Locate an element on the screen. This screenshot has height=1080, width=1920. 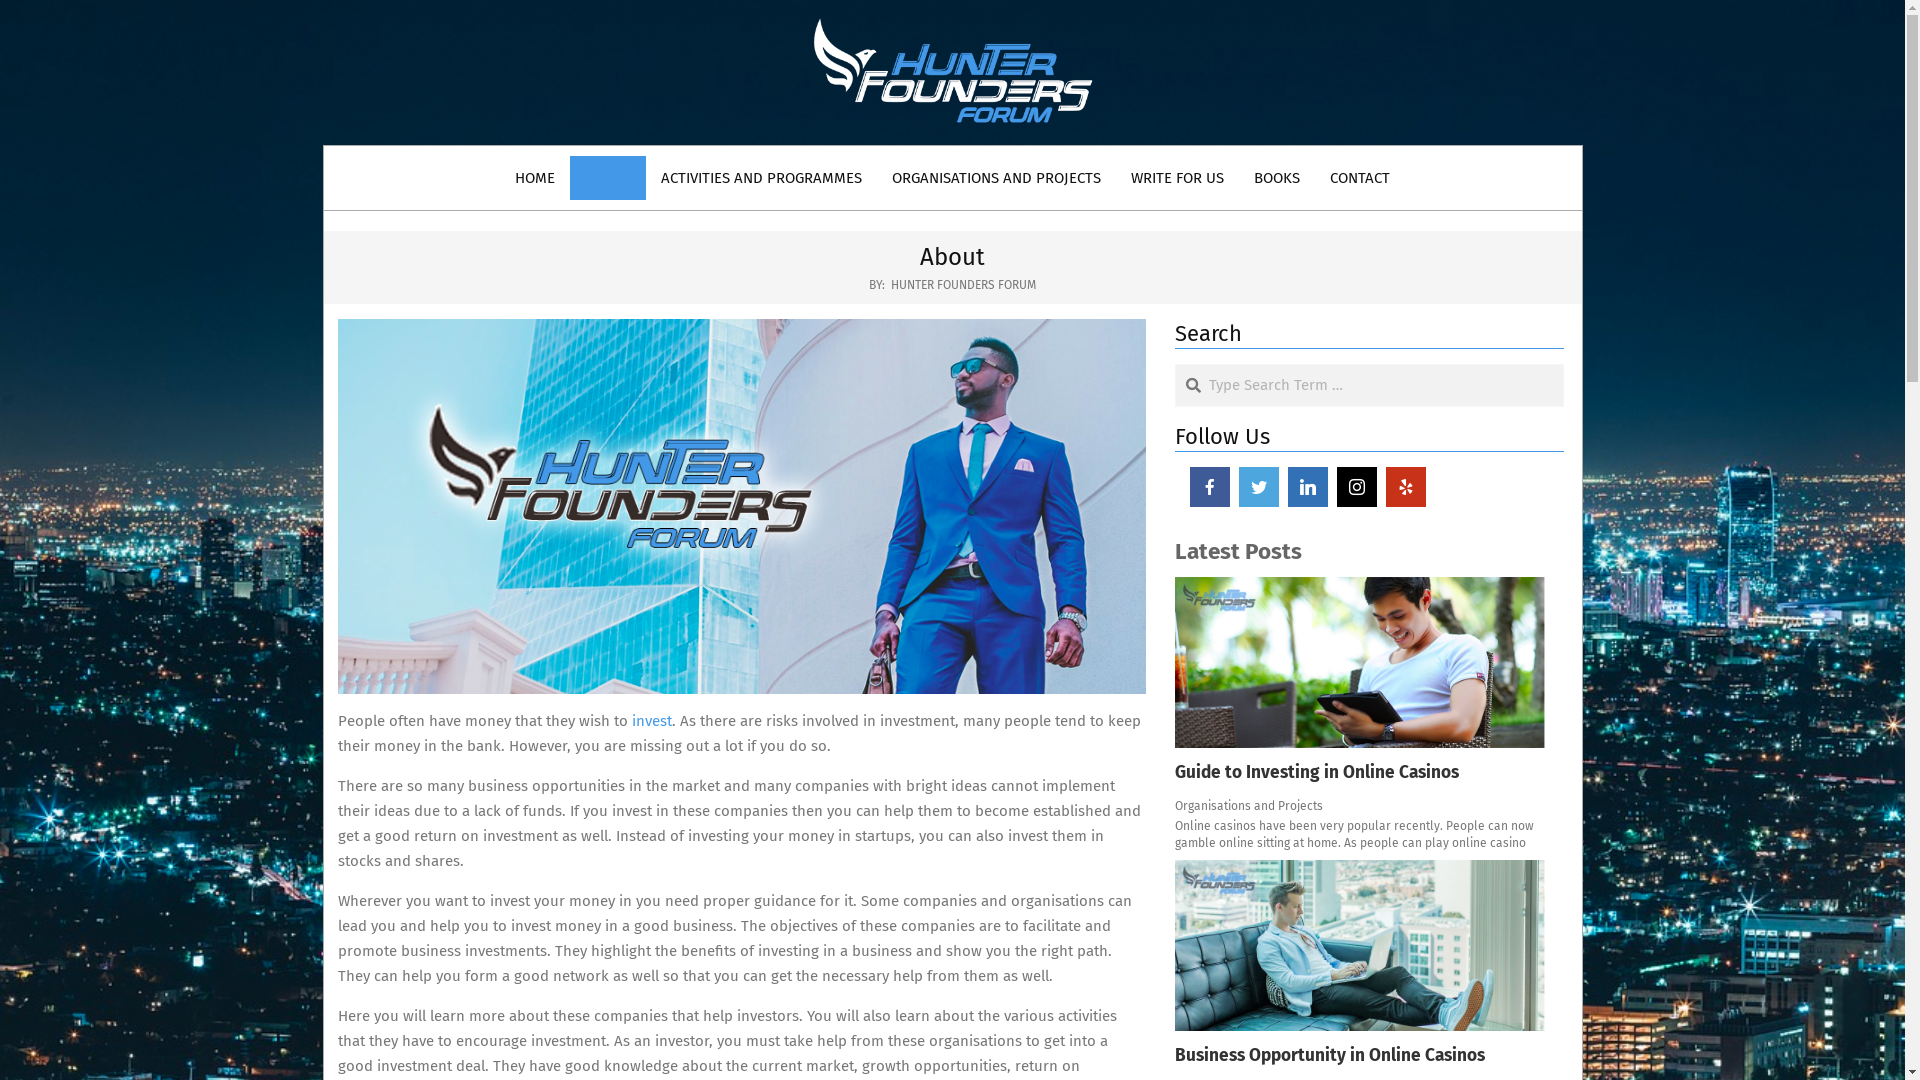
'twitter' is located at coordinates (1257, 486).